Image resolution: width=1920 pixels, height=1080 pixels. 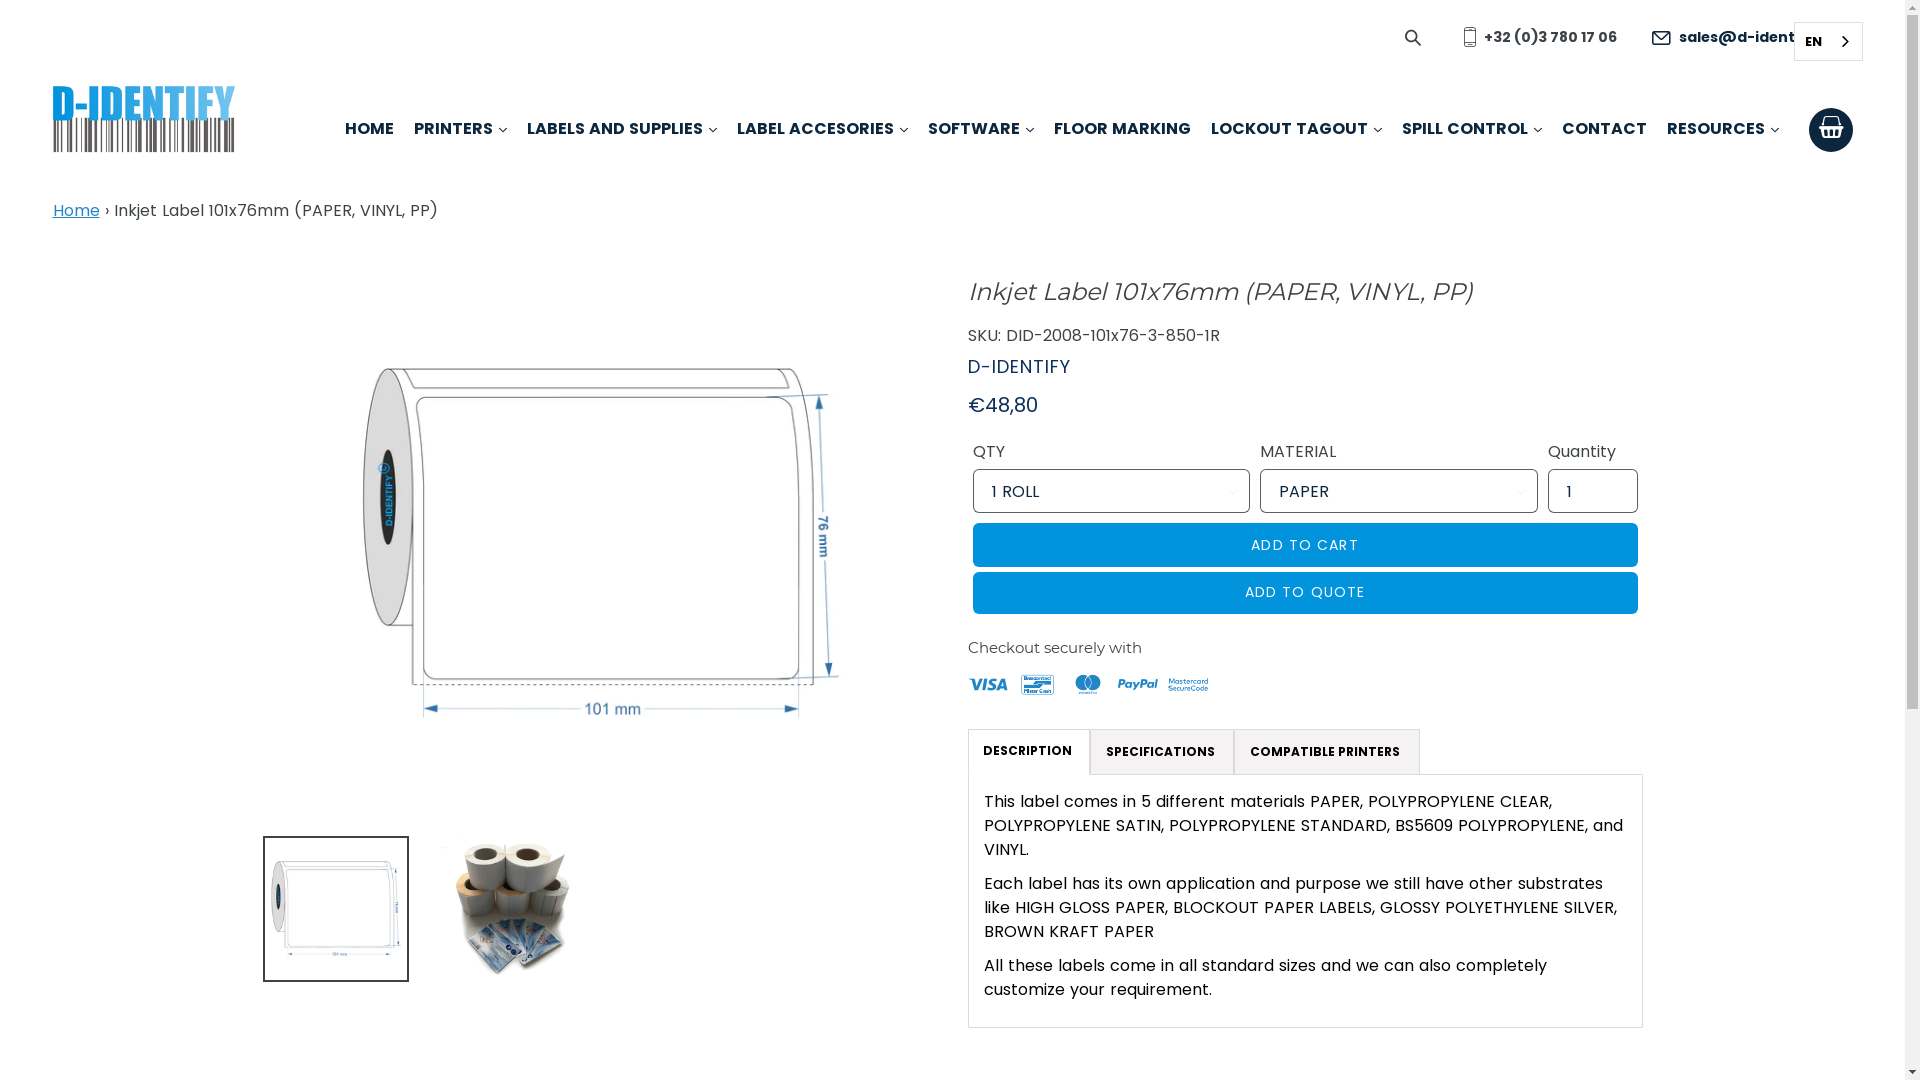 I want to click on 'FLOOR MARKING', so click(x=1122, y=131).